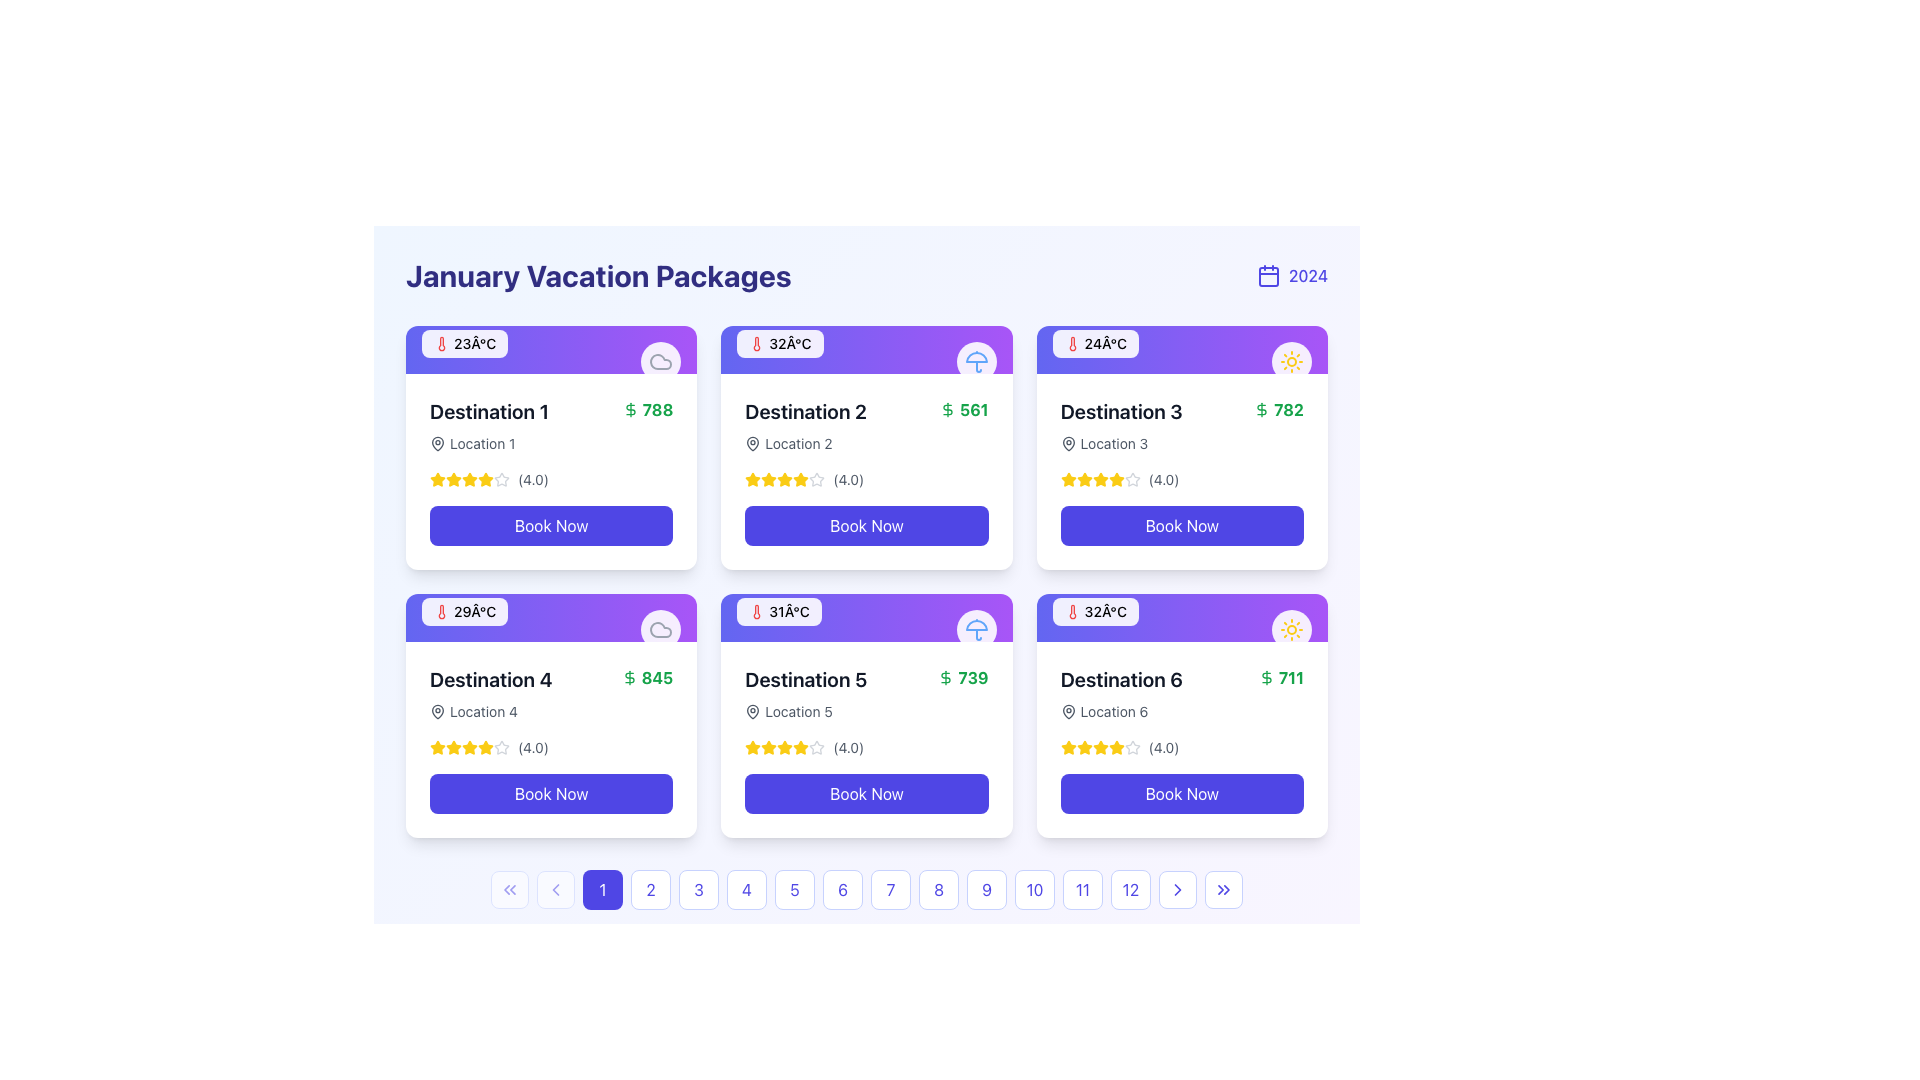 This screenshot has width=1920, height=1080. Describe the element at coordinates (1131, 889) in the screenshot. I see `the twelfth pagination button with a white background and indigo text ('12')` at that location.